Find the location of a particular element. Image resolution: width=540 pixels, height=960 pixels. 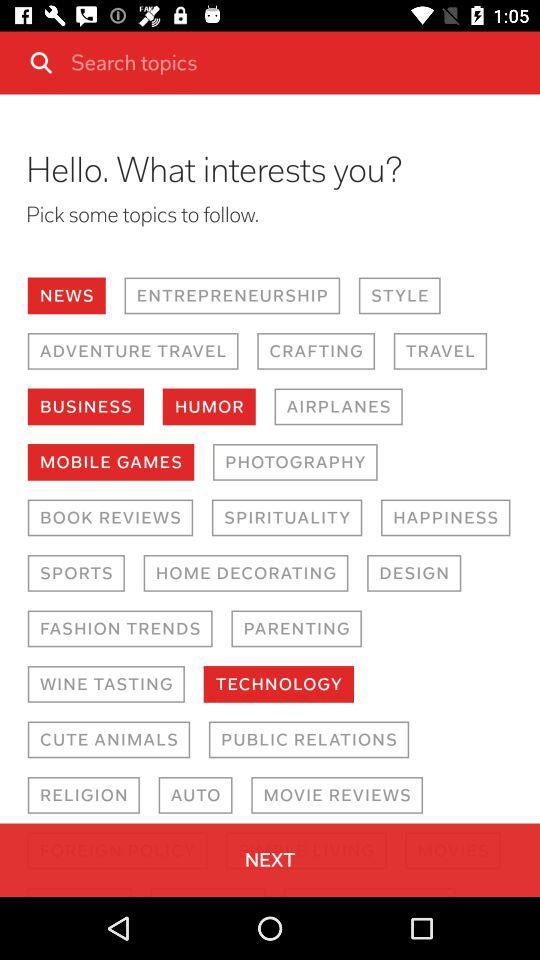

item below cute animals icon is located at coordinates (82, 795).